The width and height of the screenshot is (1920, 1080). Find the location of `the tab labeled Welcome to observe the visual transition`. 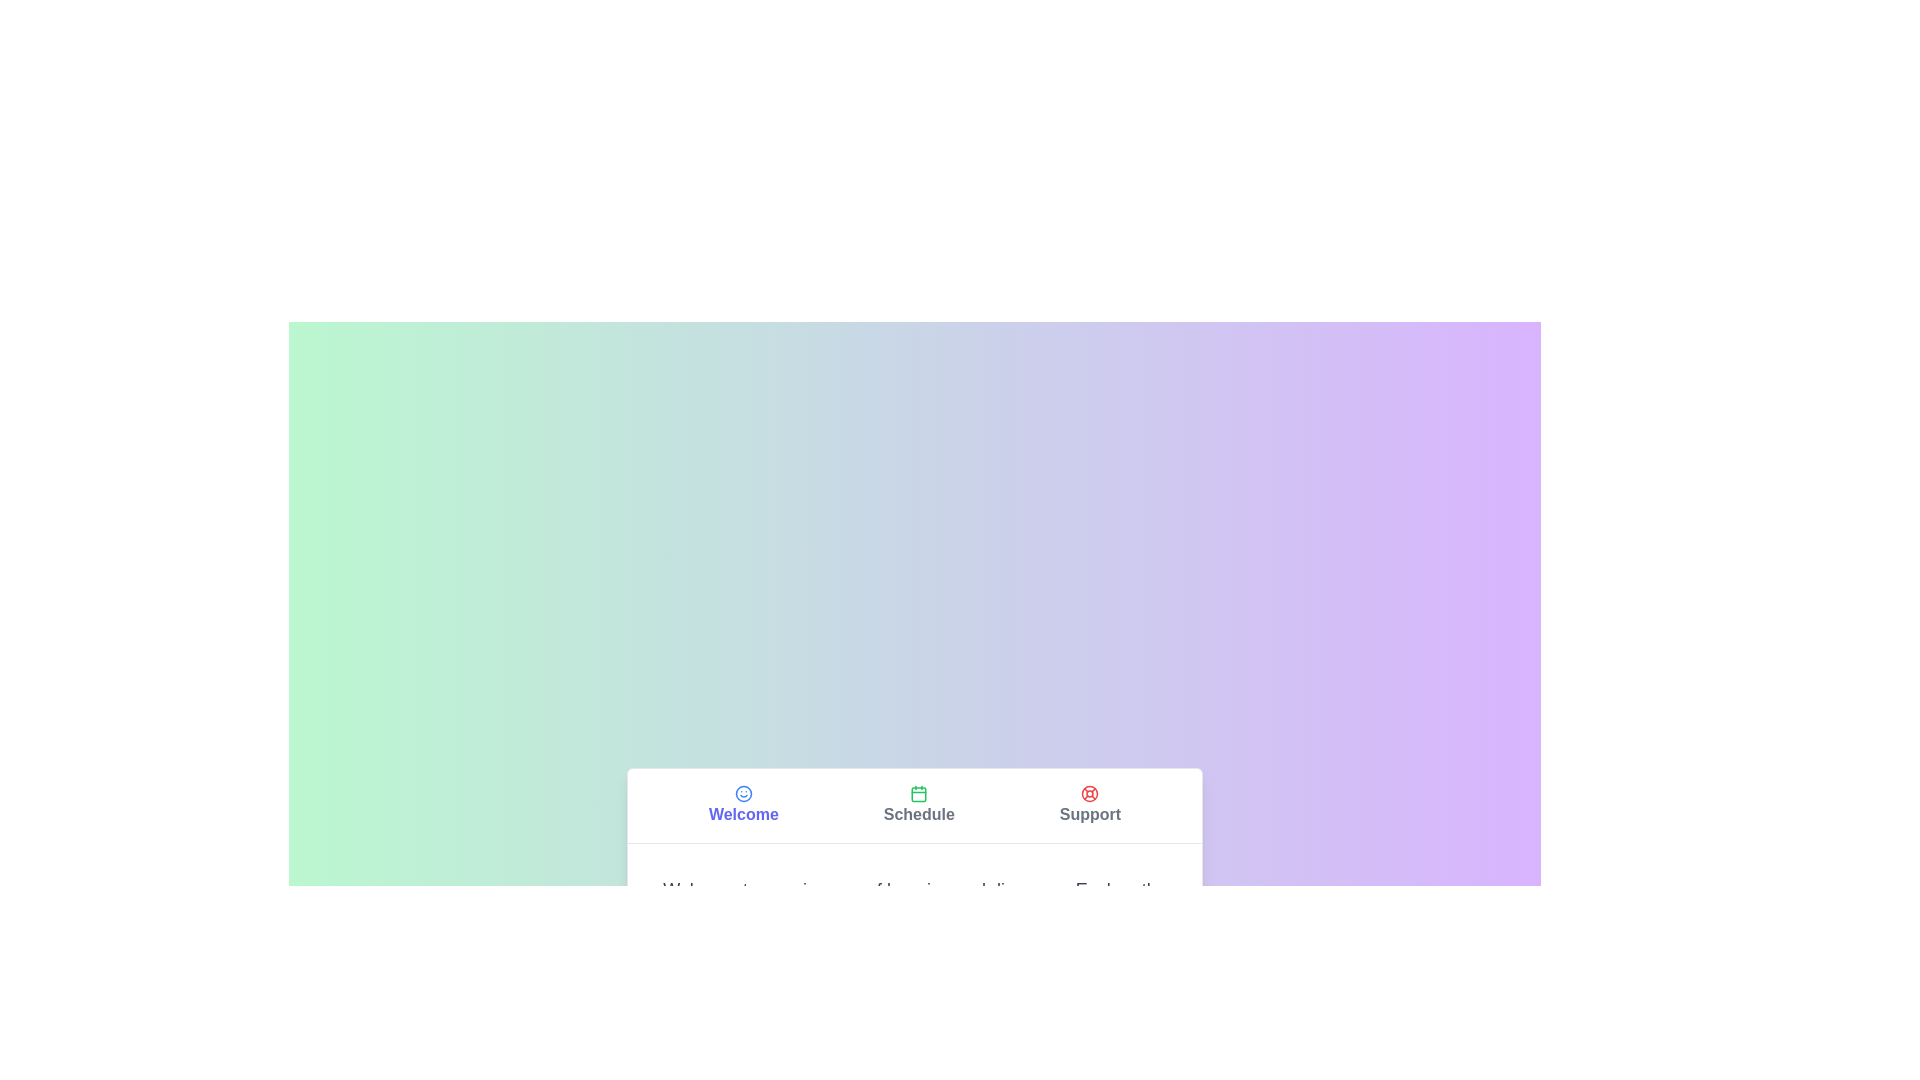

the tab labeled Welcome to observe the visual transition is located at coordinates (742, 804).